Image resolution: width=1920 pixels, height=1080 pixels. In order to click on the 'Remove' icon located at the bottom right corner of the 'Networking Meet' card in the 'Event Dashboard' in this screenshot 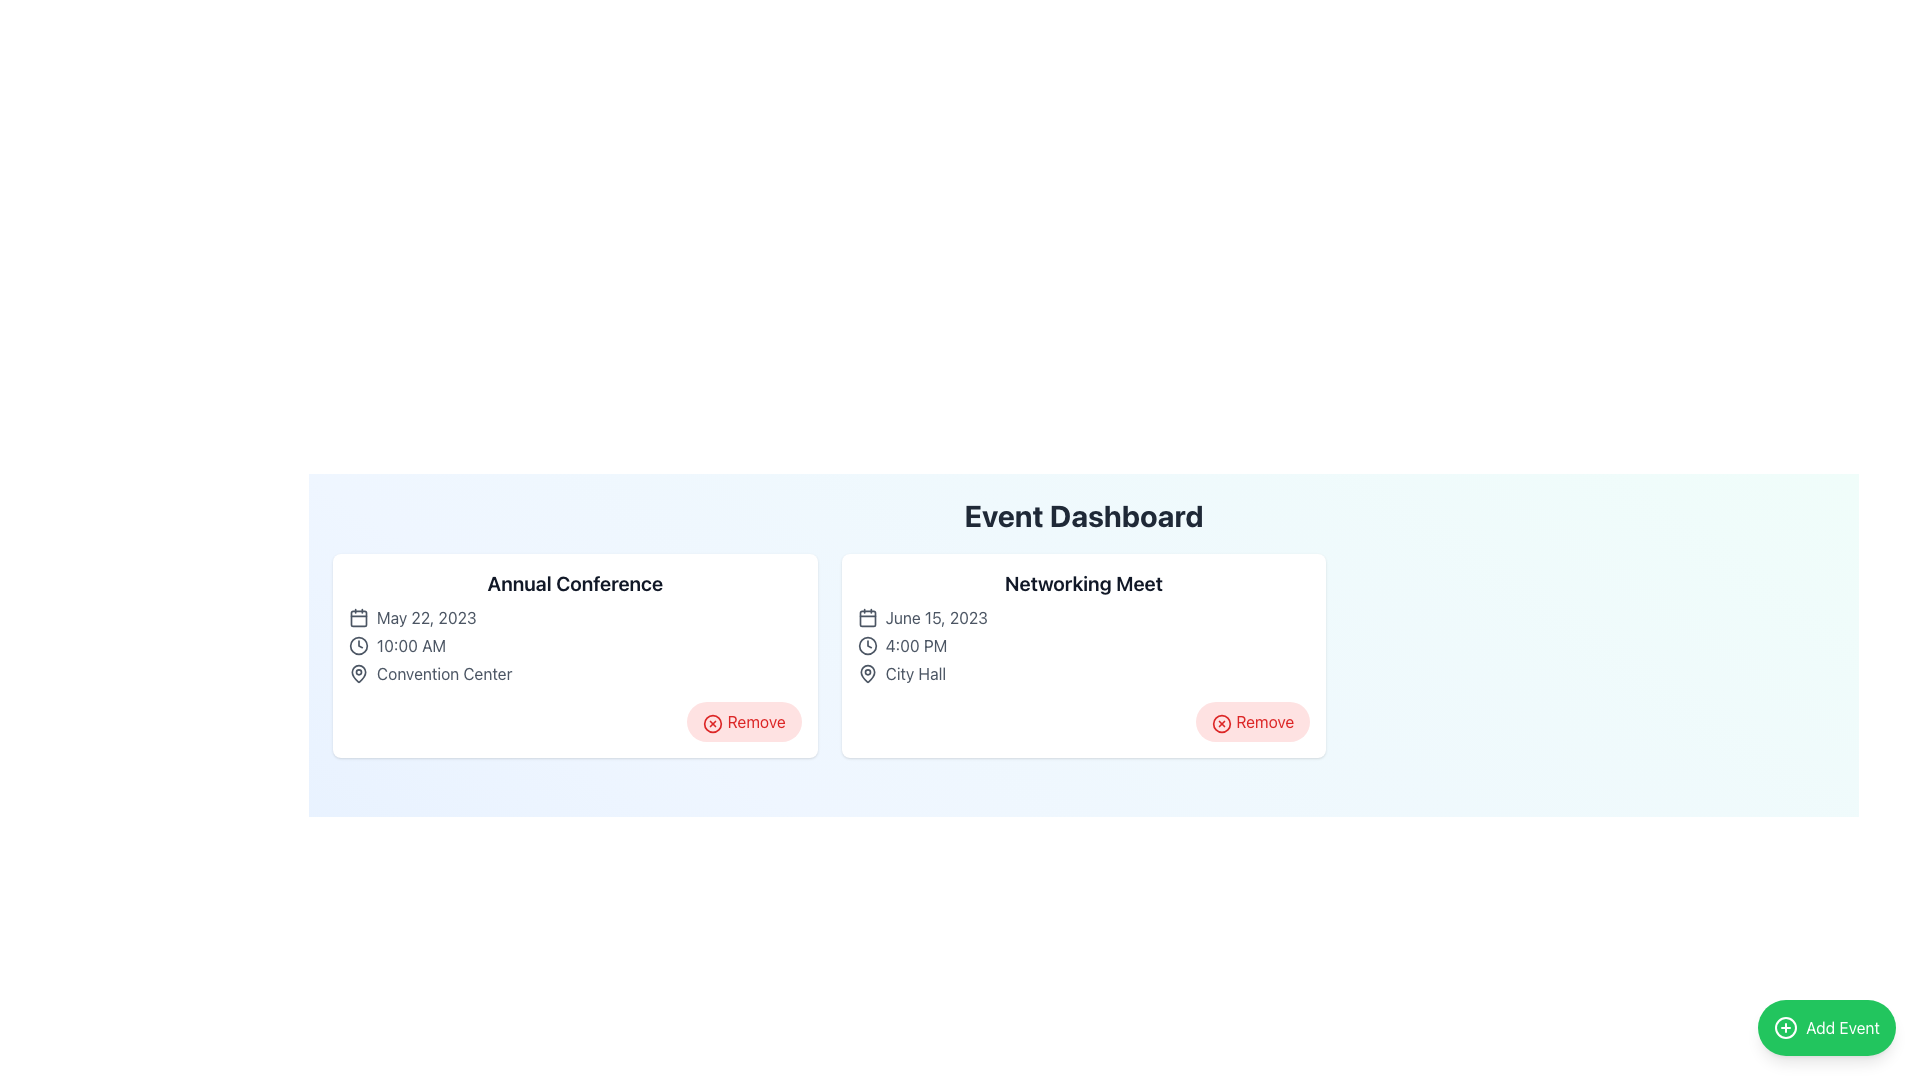, I will do `click(1221, 723)`.